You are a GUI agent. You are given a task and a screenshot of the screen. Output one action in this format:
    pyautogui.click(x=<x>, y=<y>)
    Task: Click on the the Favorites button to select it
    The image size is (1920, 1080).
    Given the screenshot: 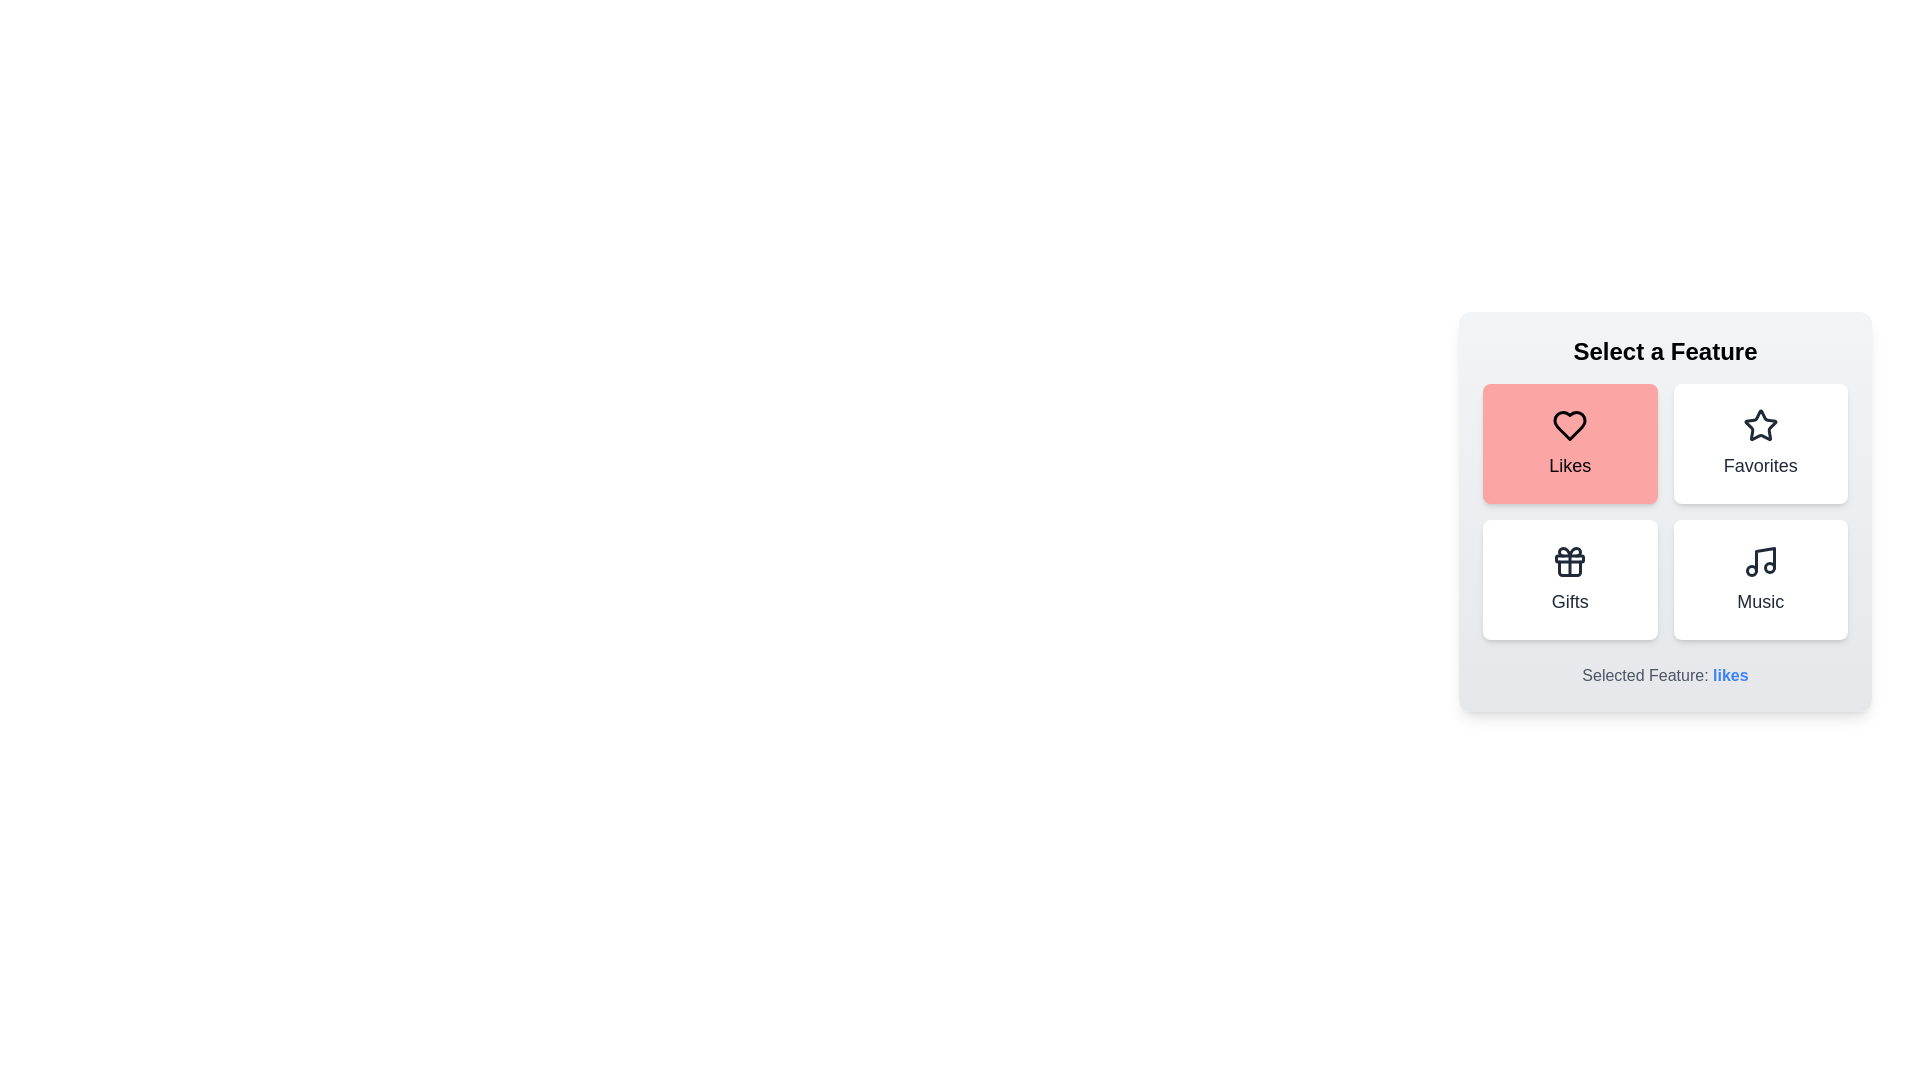 What is the action you would take?
    pyautogui.click(x=1760, y=442)
    